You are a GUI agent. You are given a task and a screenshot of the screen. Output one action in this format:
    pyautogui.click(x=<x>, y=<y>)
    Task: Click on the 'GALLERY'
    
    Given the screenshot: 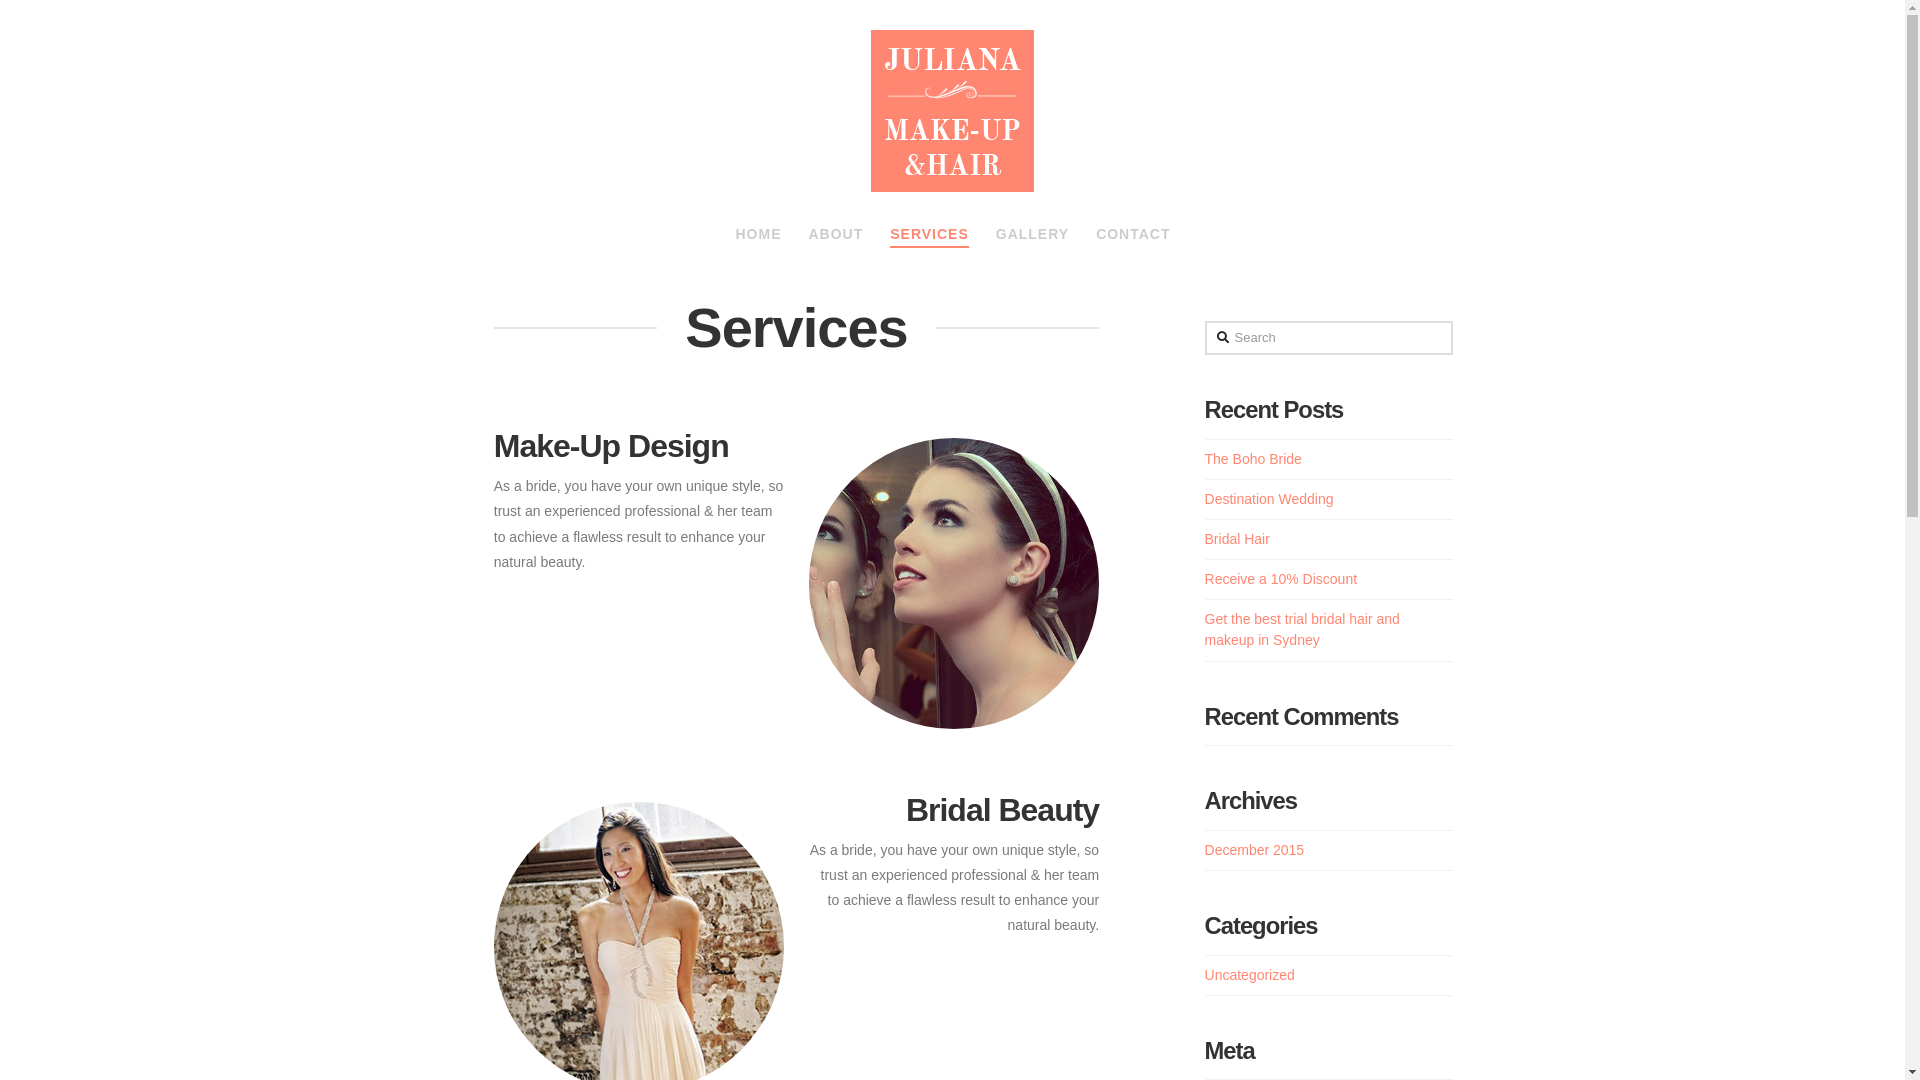 What is the action you would take?
    pyautogui.click(x=1032, y=235)
    